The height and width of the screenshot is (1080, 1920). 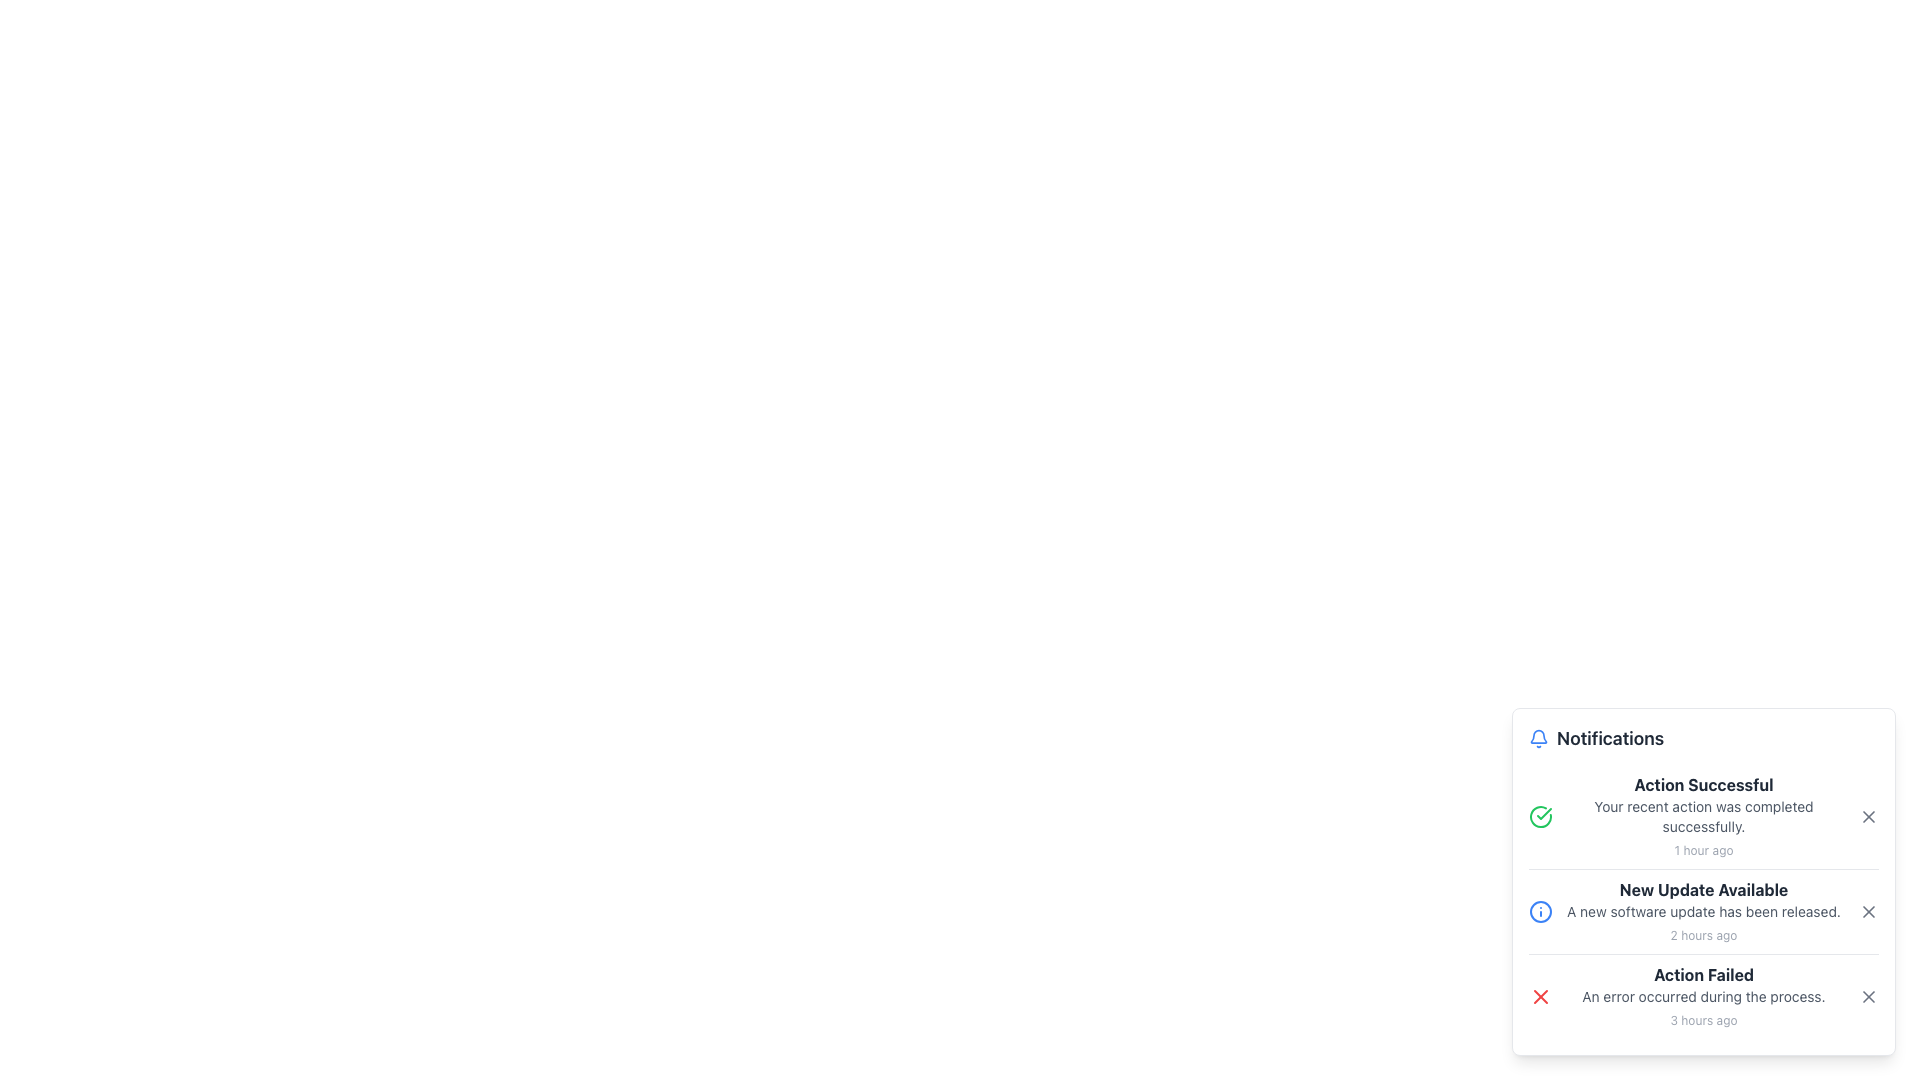 I want to click on the Close button located in the top-right corner of the 'Action Successful' notification card, so click(x=1867, y=817).